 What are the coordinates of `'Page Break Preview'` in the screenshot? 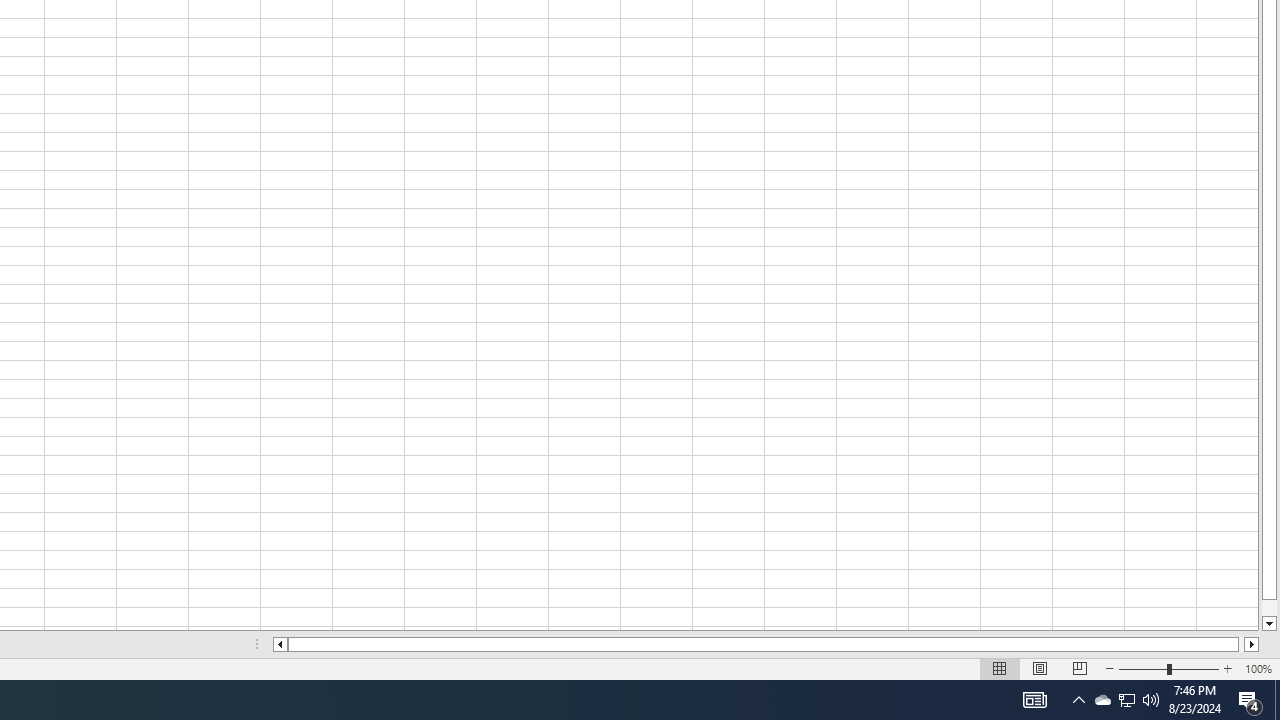 It's located at (1078, 669).